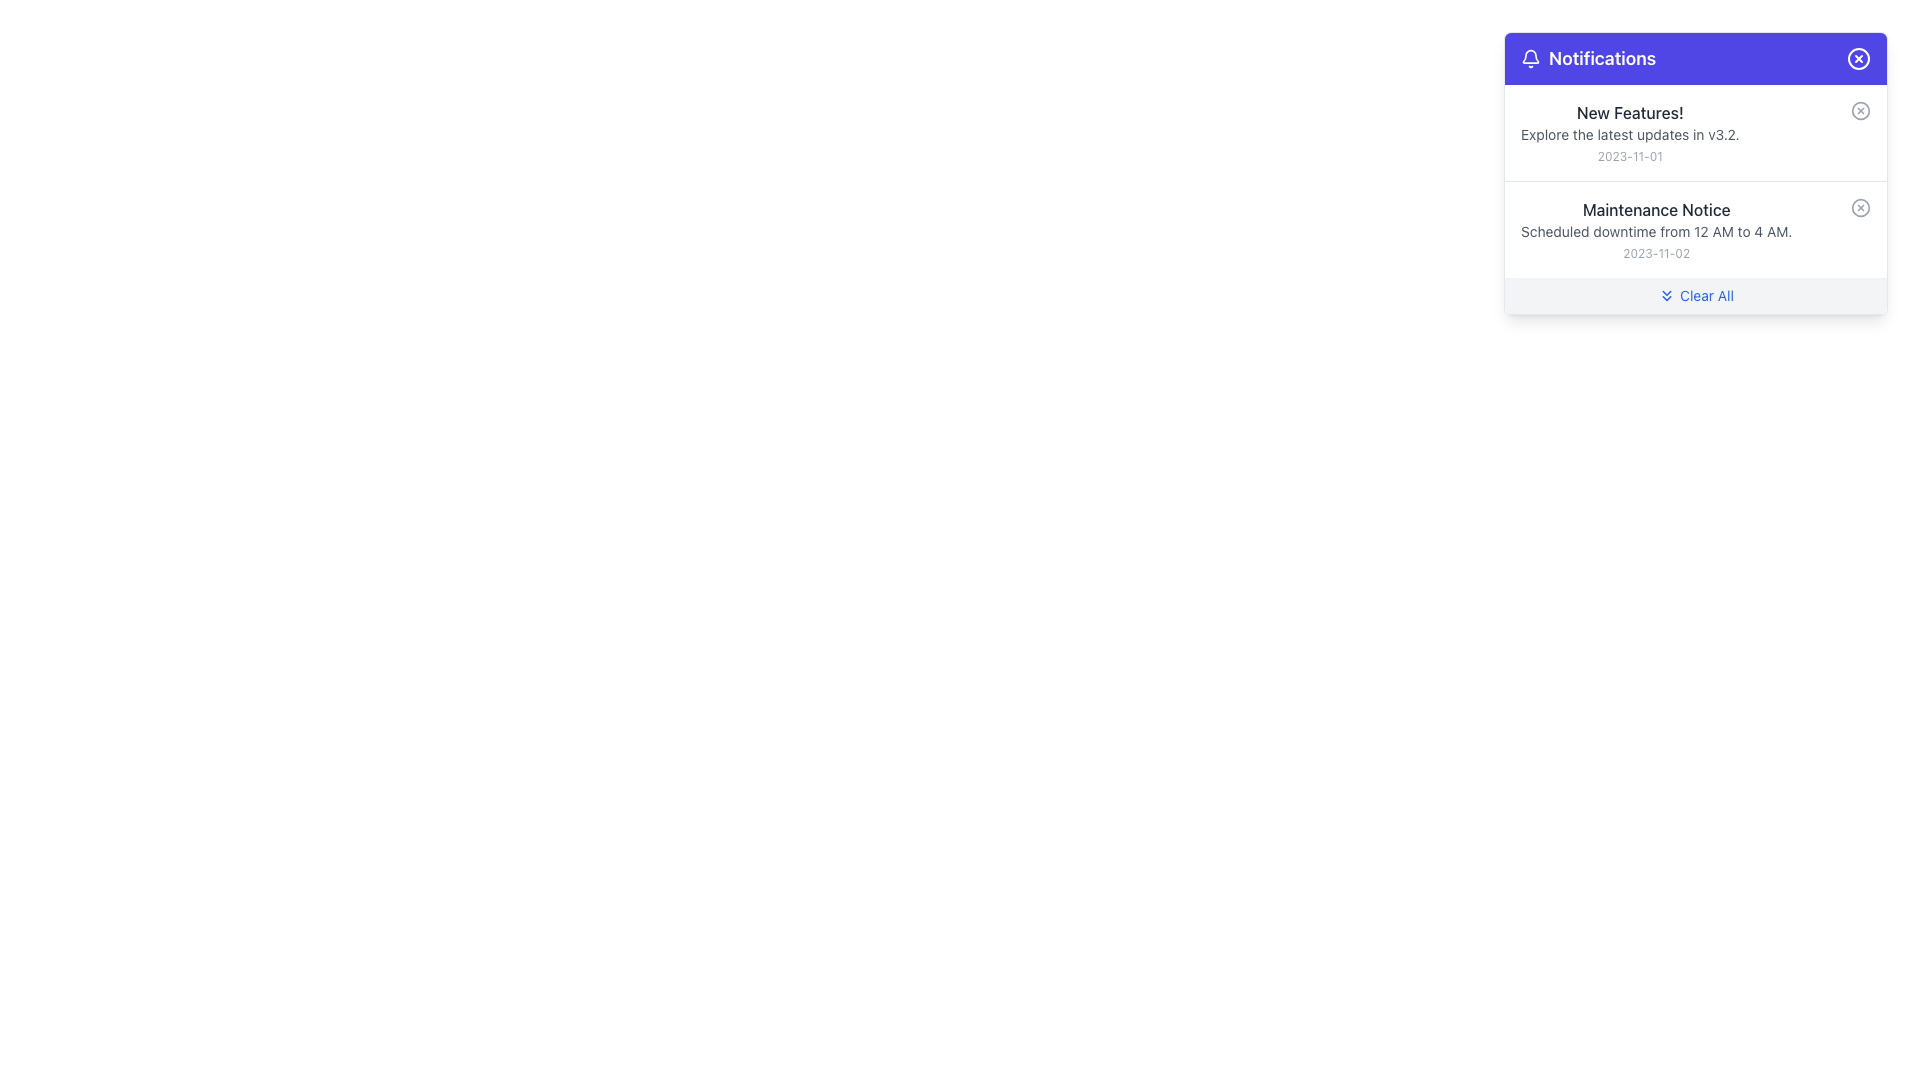 The image size is (1920, 1080). I want to click on the circular close button with a cross symbol inside, located in the upper-right corner of the notification header bar, so click(1857, 57).